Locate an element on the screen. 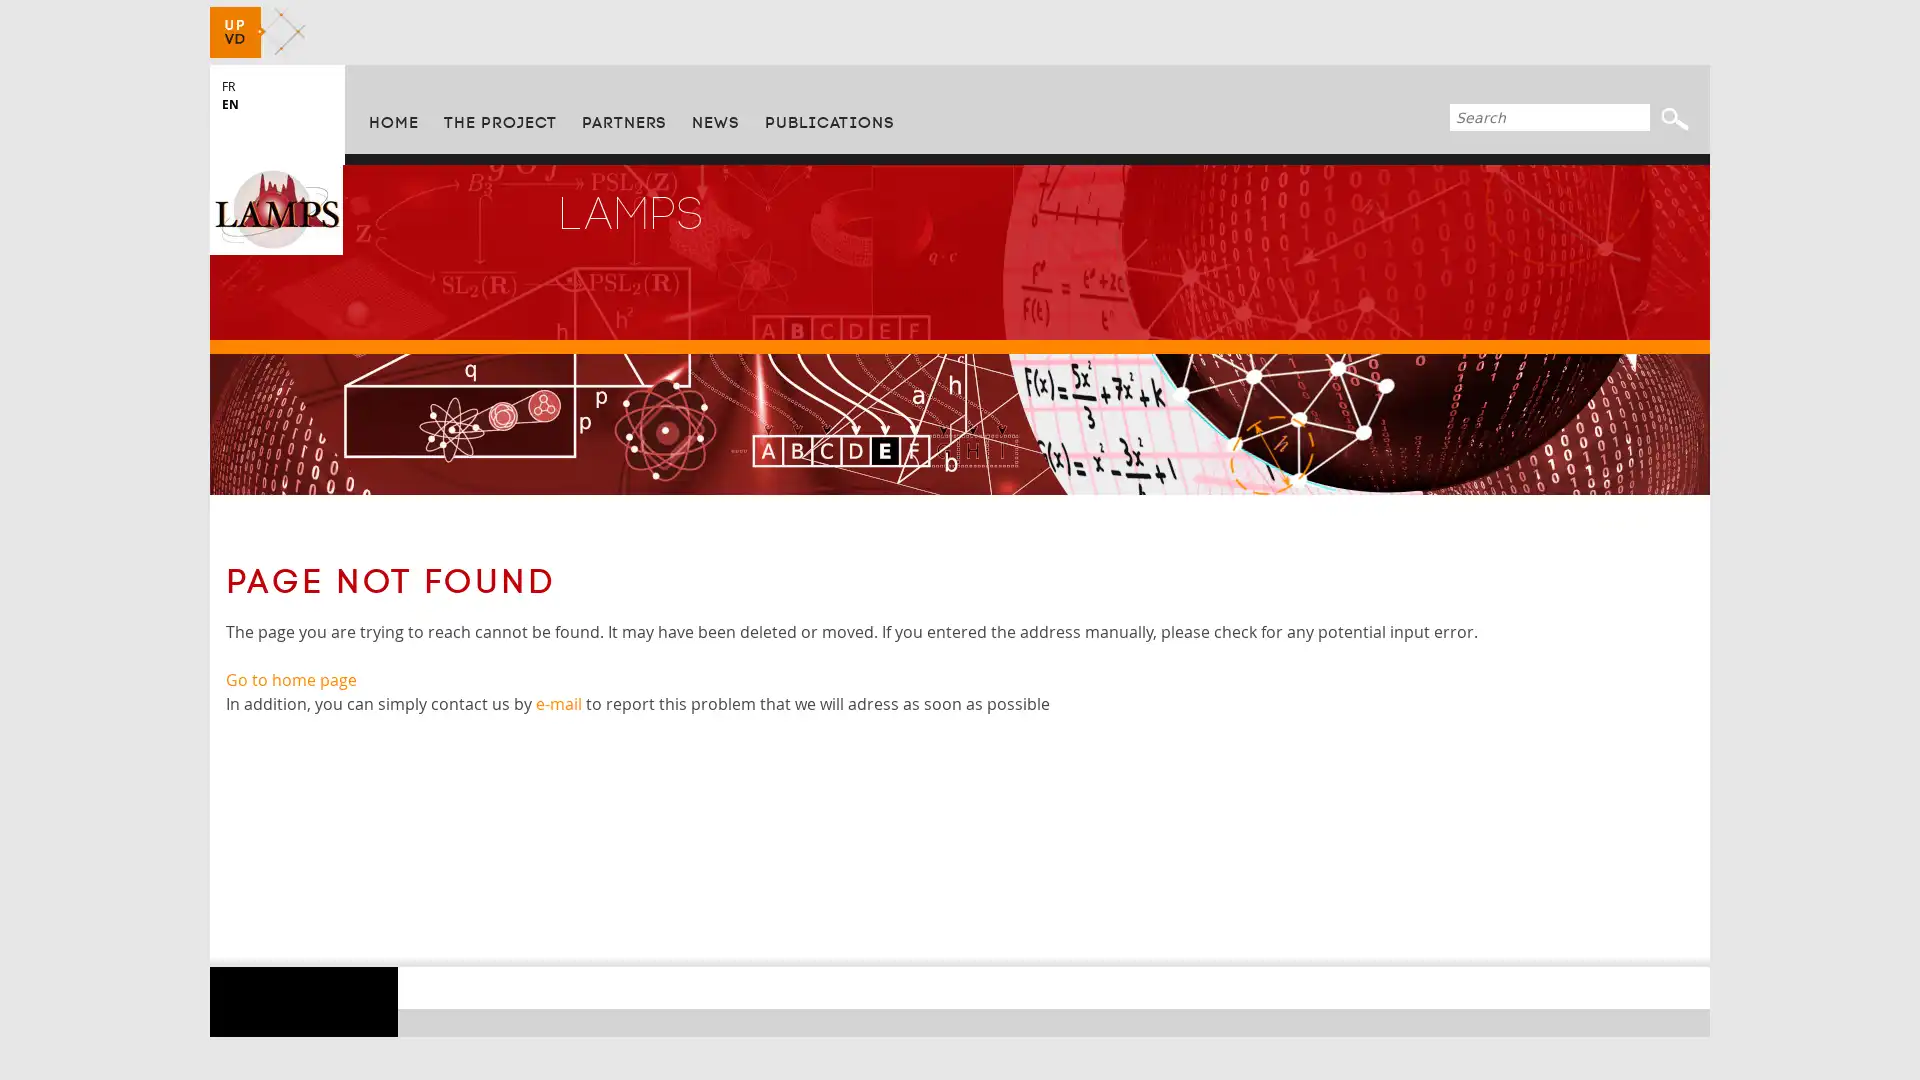 The image size is (1920, 1080). Start search is located at coordinates (1675, 119).